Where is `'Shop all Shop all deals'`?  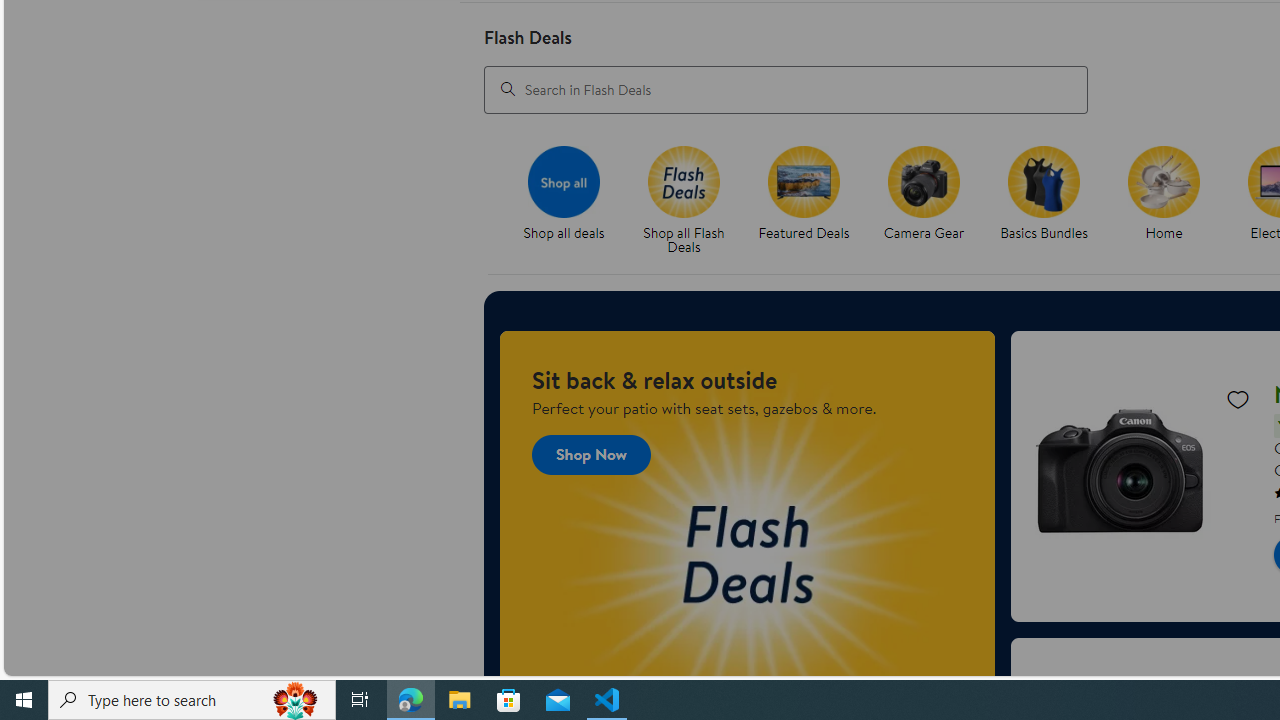
'Shop all Shop all deals' is located at coordinates (562, 194).